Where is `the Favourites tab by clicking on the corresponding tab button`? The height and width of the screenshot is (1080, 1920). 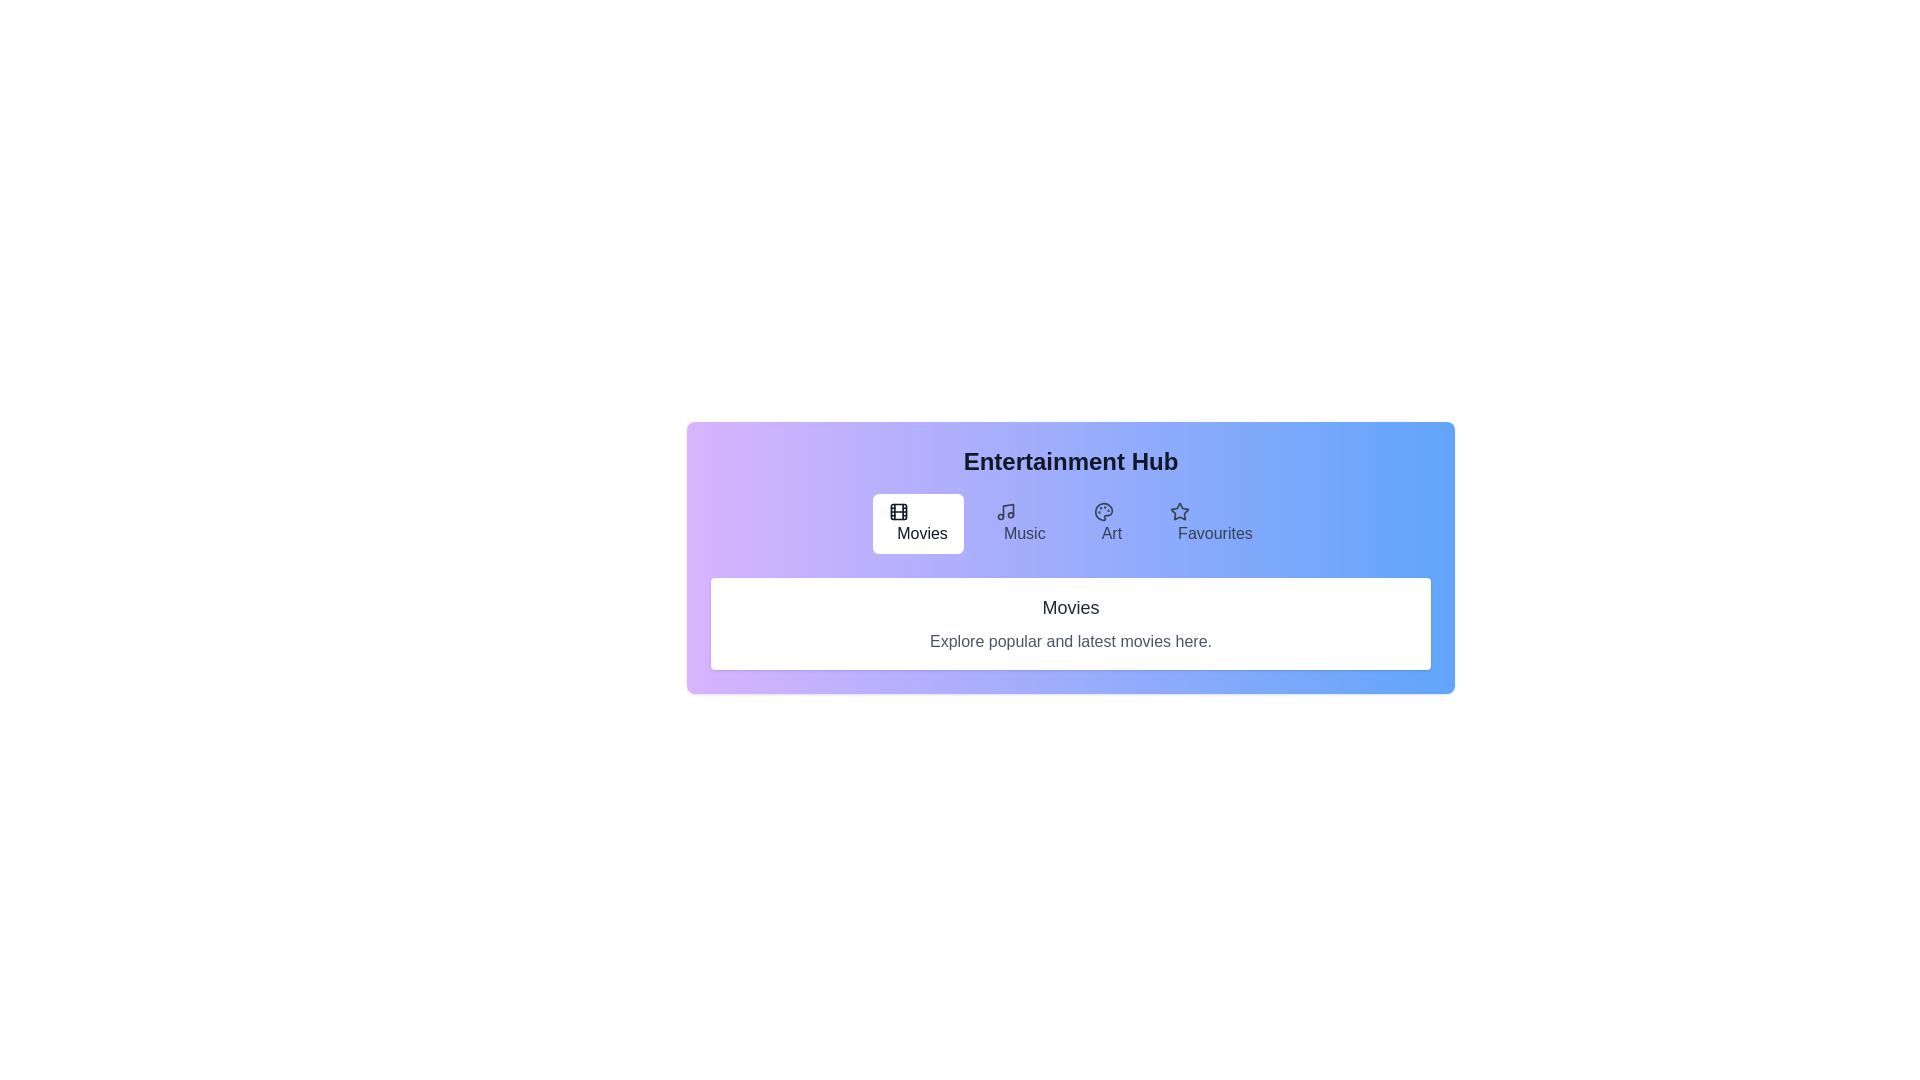
the Favourites tab by clicking on the corresponding tab button is located at coordinates (1210, 523).